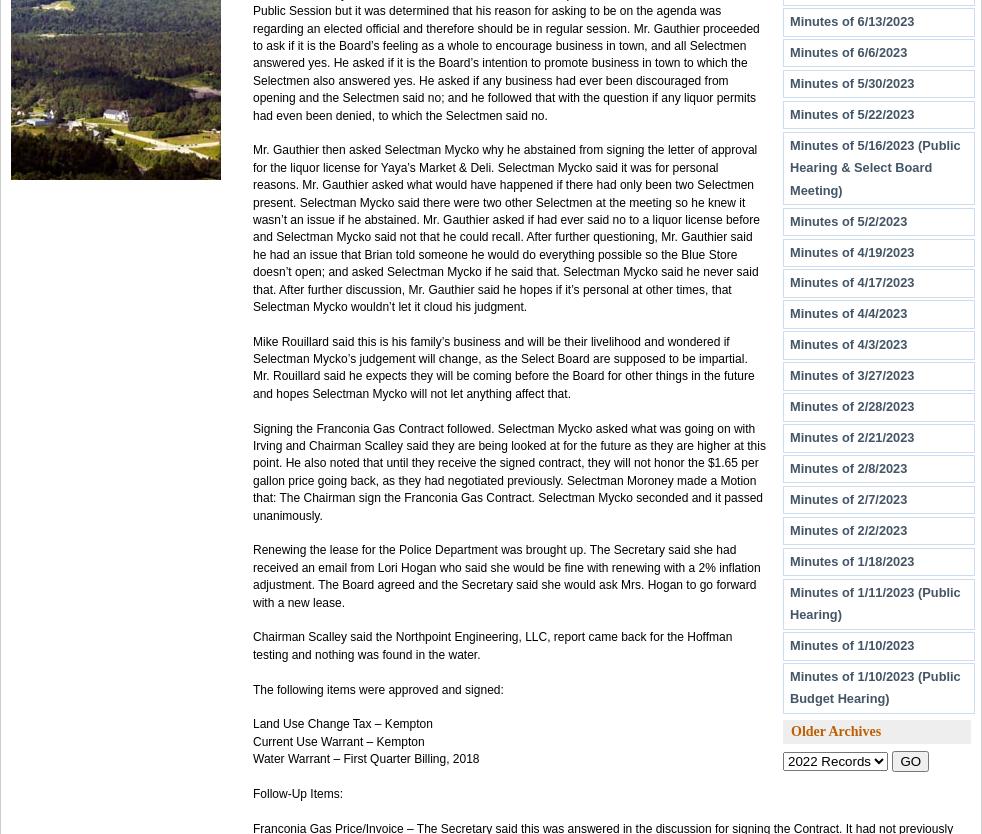  I want to click on 'Mike Rouillard said this is his family’s business and will be their livelihood and wondered if Selectman Mycko’s judgement will change, as the Select Board are supposed to be impartial.  Mr. Rouillard said he expects they will be coming before the Board for other things in the future and hopes Selectman Mycko will not let anything affect that.', so click(252, 365).